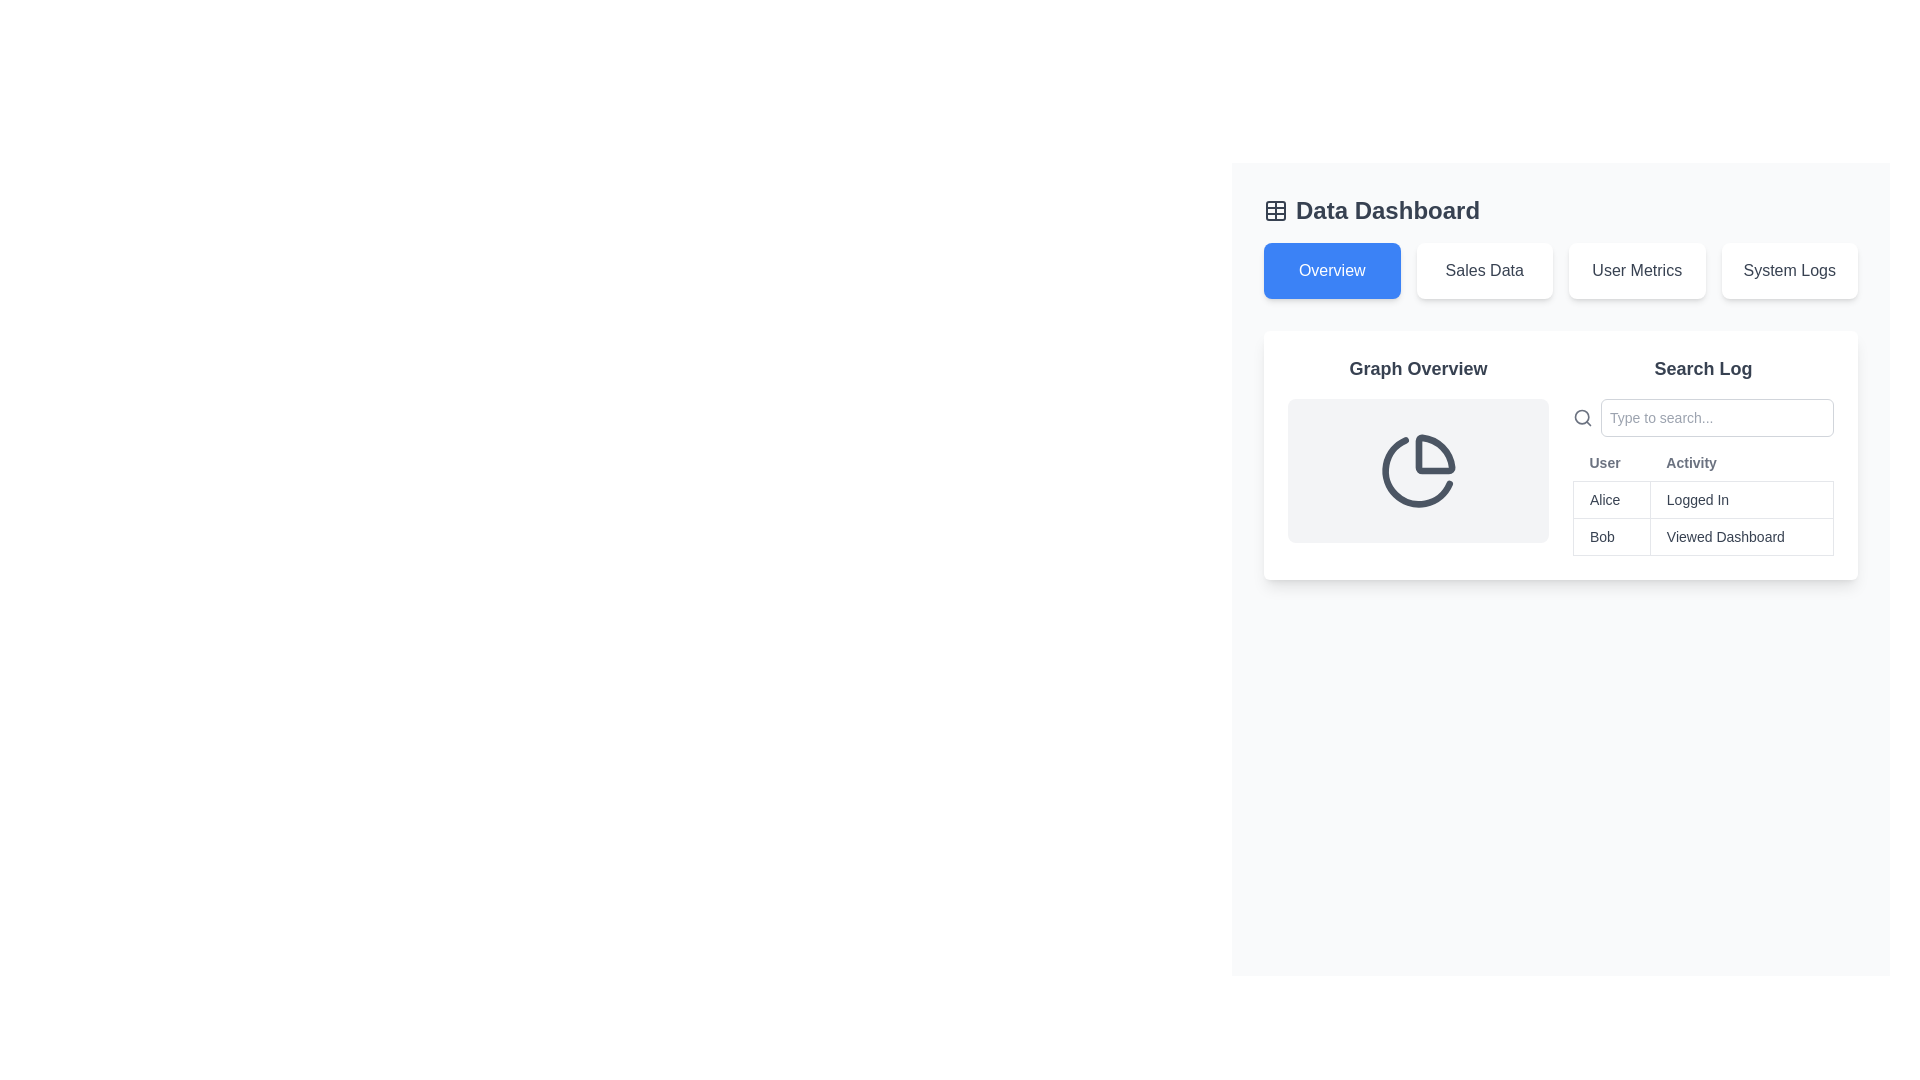 This screenshot has width=1920, height=1080. Describe the element at coordinates (1275, 211) in the screenshot. I see `the small table grid icon located to the left of the 'Data Dashboard' text, which is positioned at the top-left corner of the interface` at that location.